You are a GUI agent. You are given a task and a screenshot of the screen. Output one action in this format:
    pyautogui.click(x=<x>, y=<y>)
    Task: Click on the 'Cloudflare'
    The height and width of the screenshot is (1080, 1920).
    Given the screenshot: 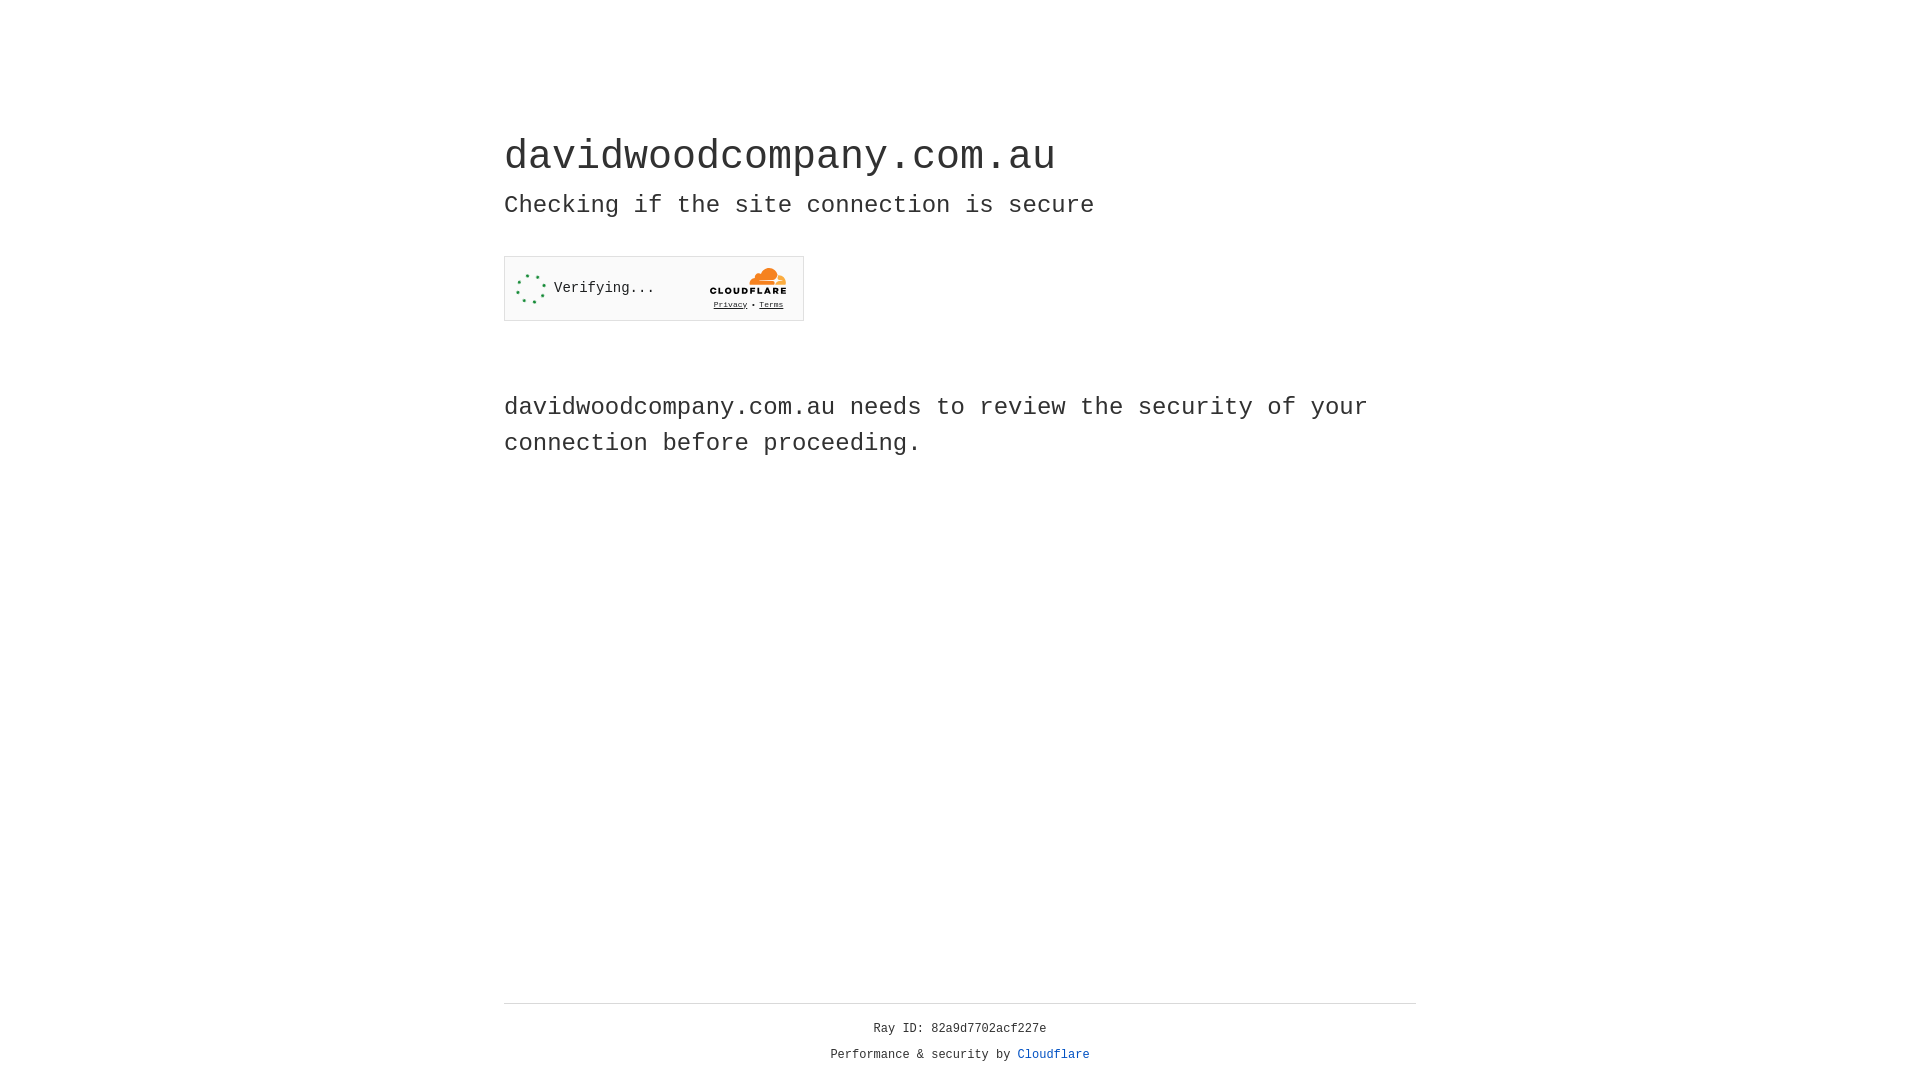 What is the action you would take?
    pyautogui.click(x=1017, y=1054)
    